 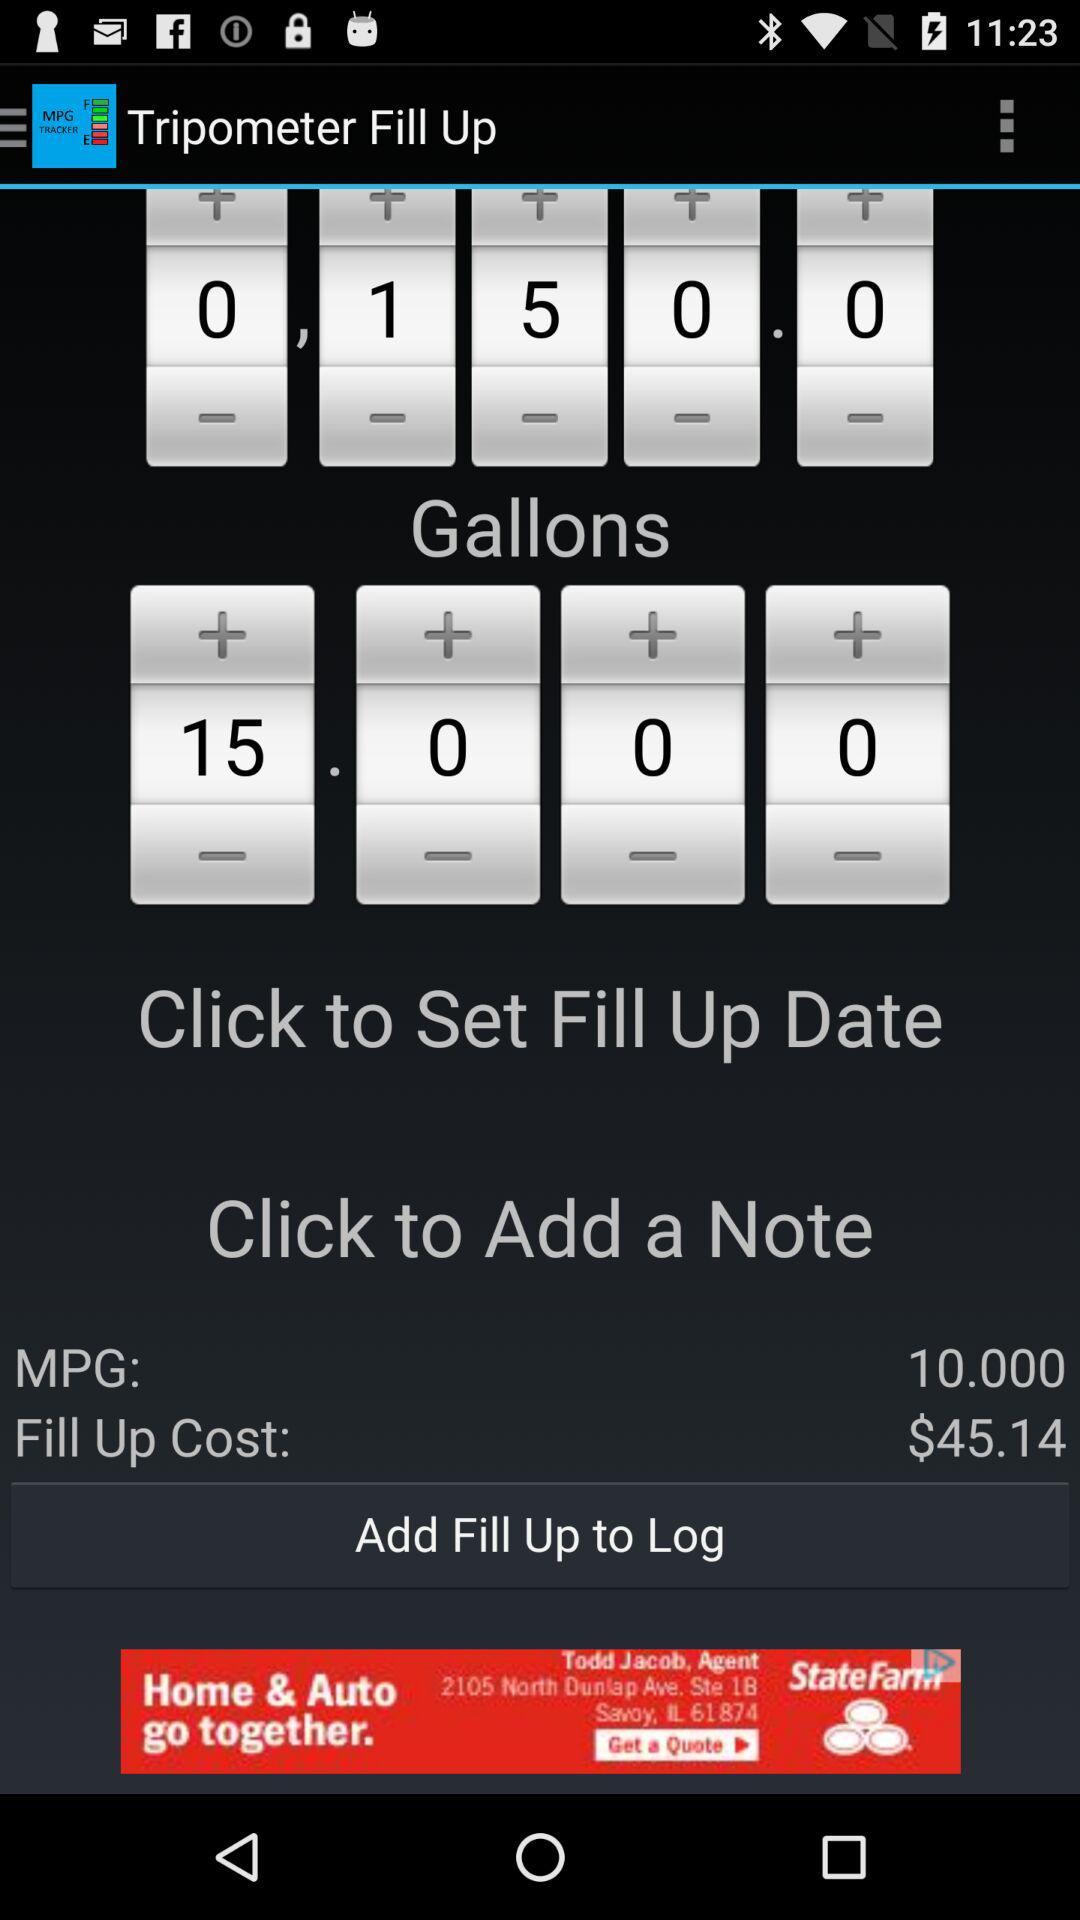 I want to click on the additional gallons, so click(x=864, y=217).